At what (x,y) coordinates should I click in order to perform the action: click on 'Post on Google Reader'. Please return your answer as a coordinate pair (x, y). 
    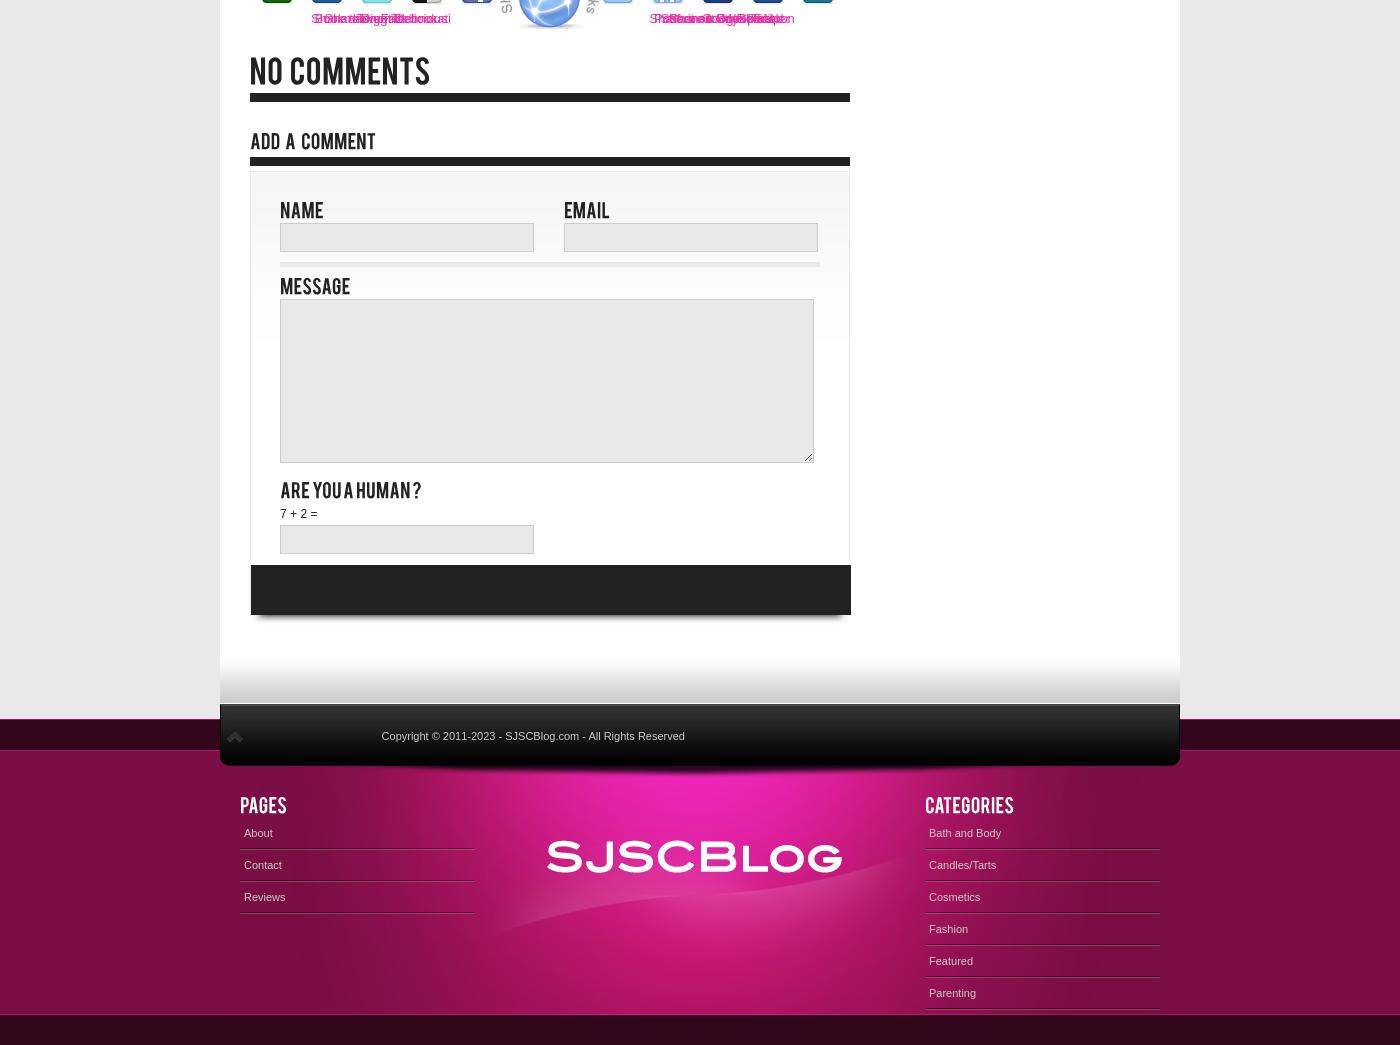
    Looking at the image, I should click on (721, 17).